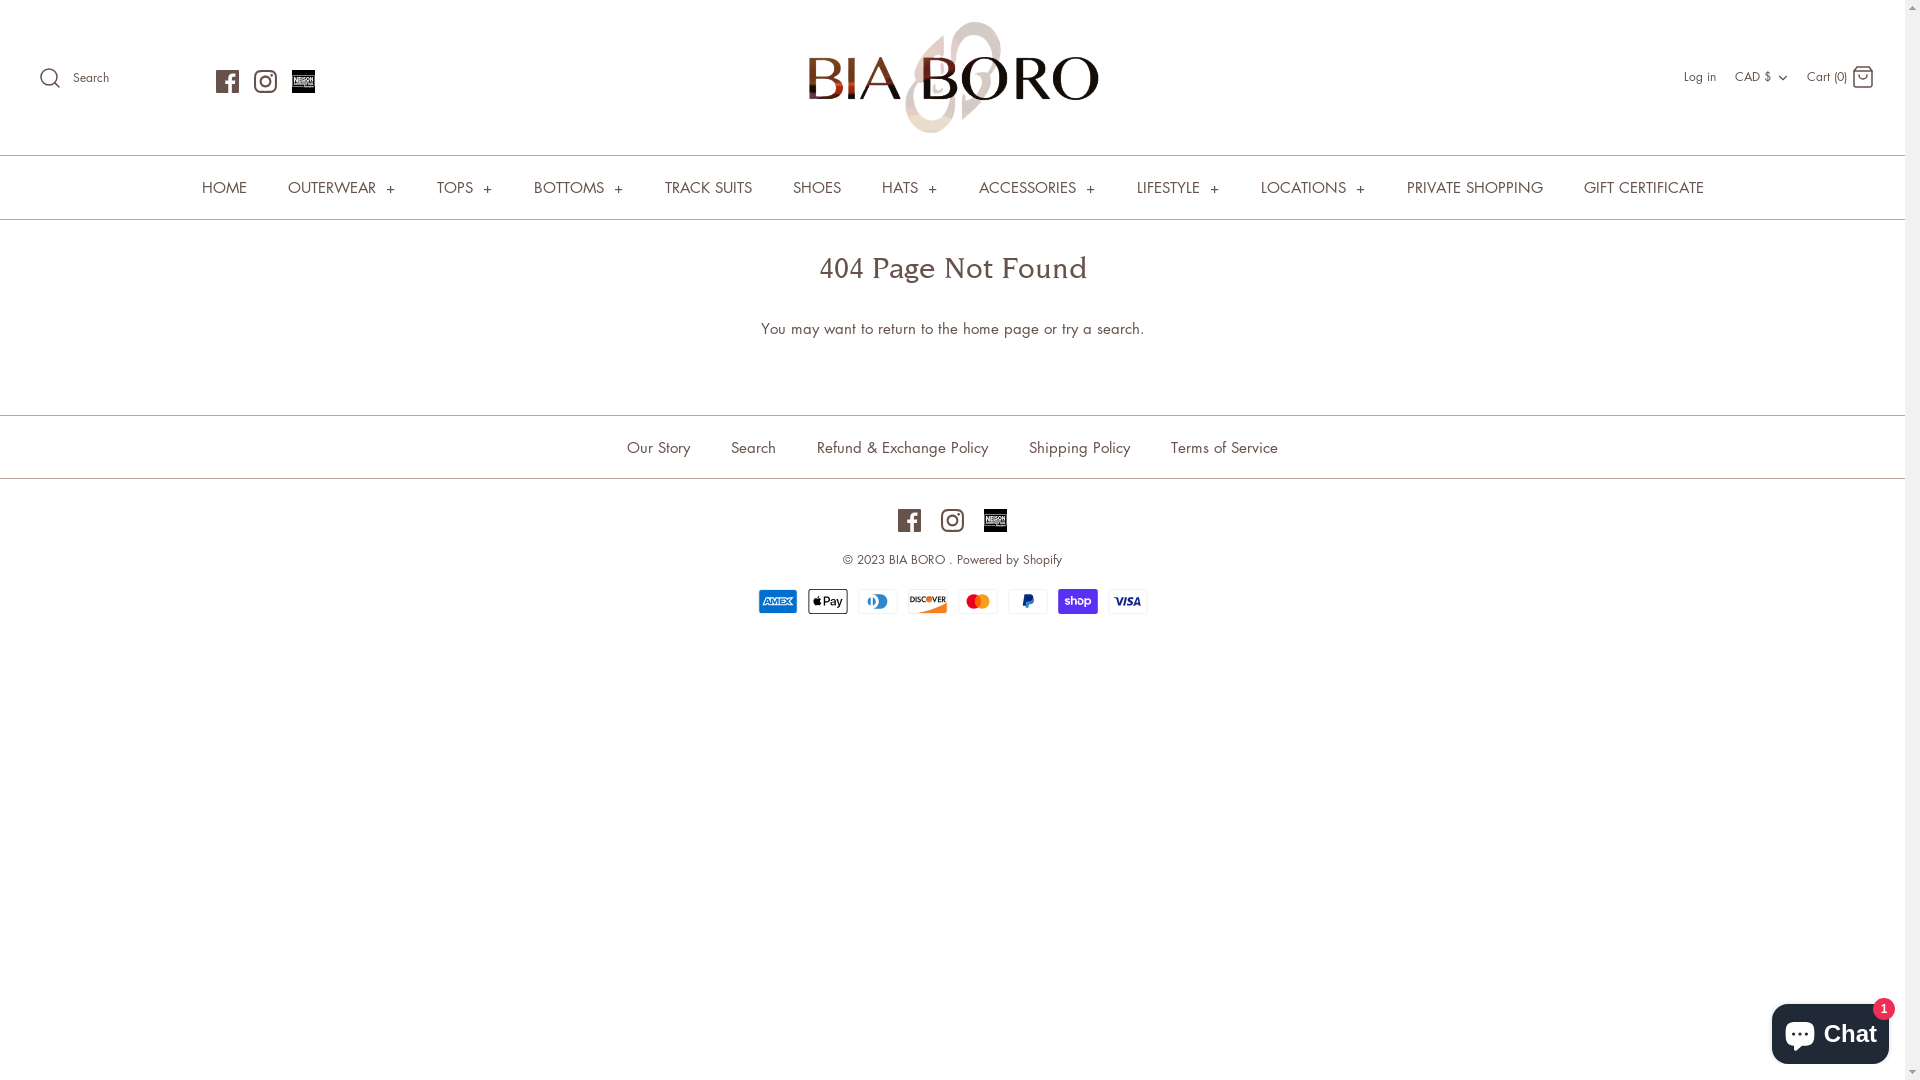 This screenshot has width=1920, height=1080. What do you see at coordinates (707, 187) in the screenshot?
I see `'TRACK SUITS'` at bounding box center [707, 187].